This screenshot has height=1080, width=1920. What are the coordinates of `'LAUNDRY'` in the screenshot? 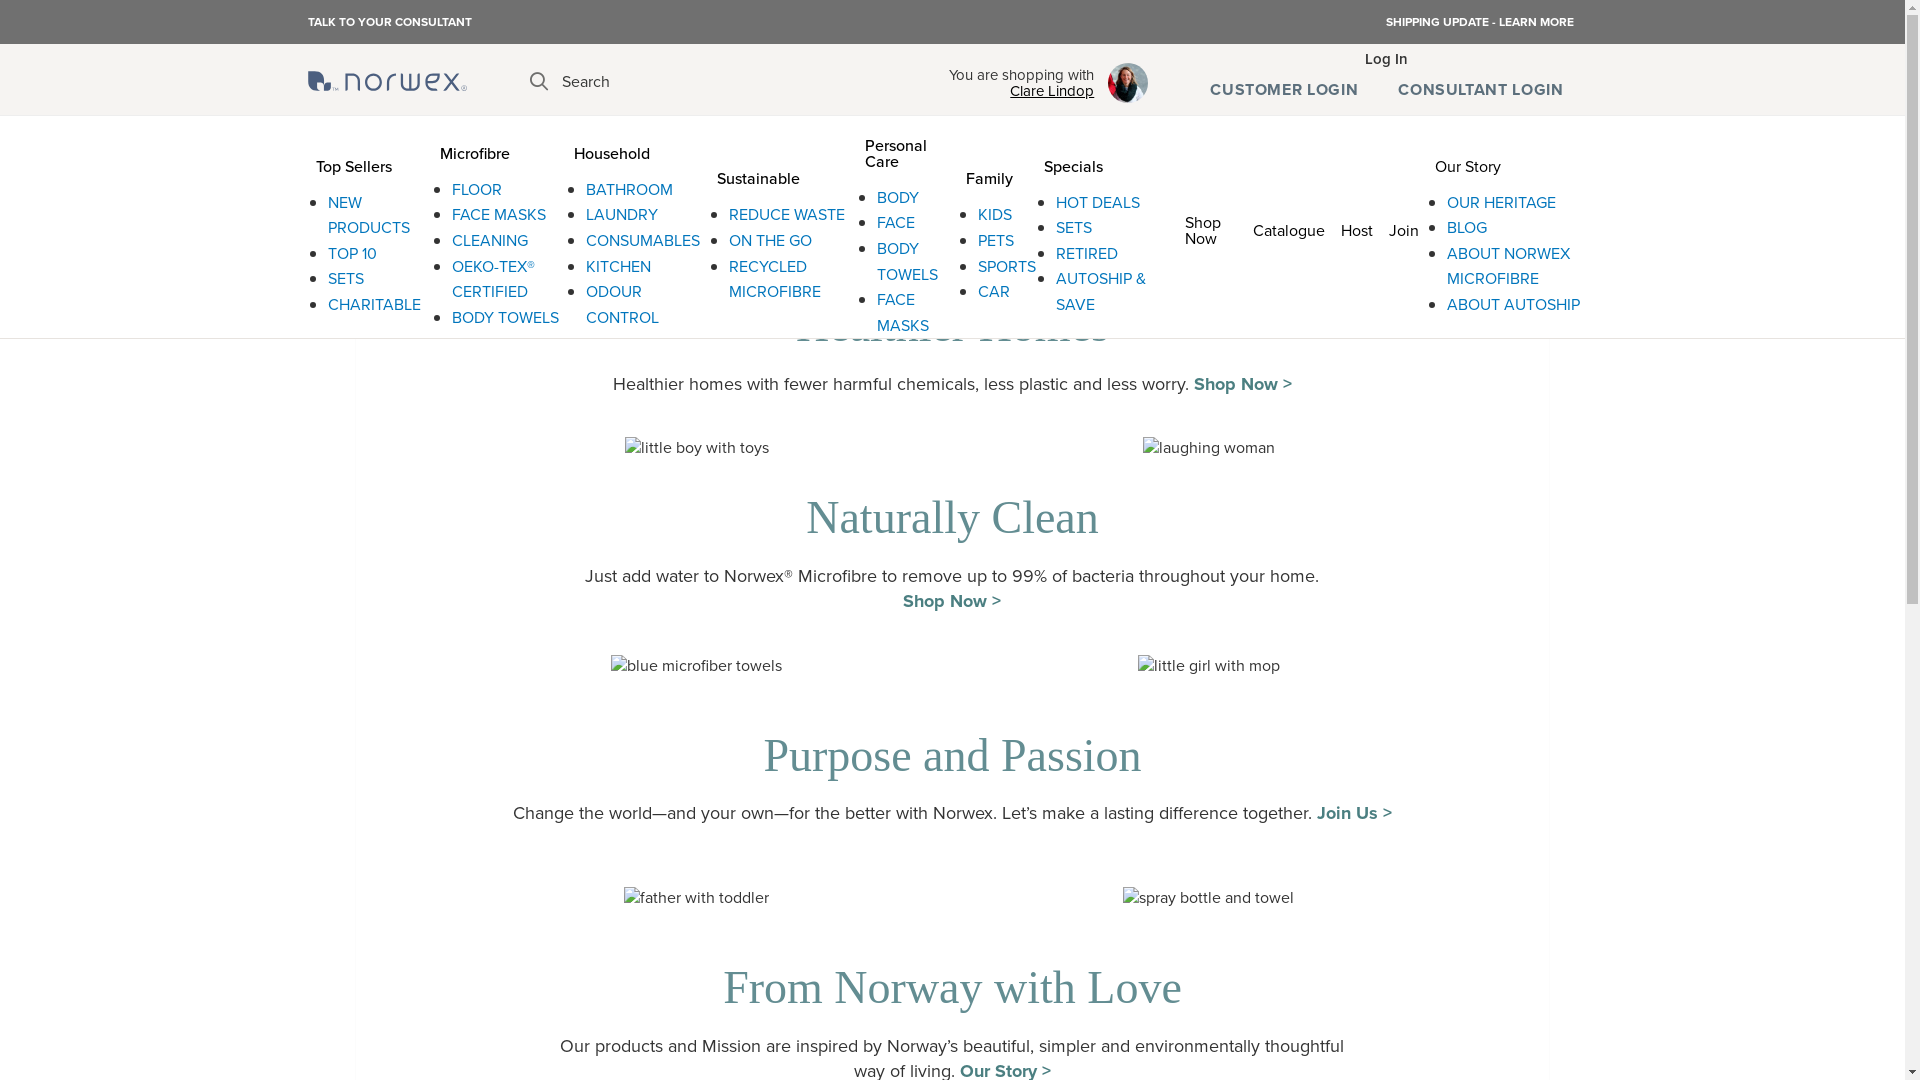 It's located at (584, 214).